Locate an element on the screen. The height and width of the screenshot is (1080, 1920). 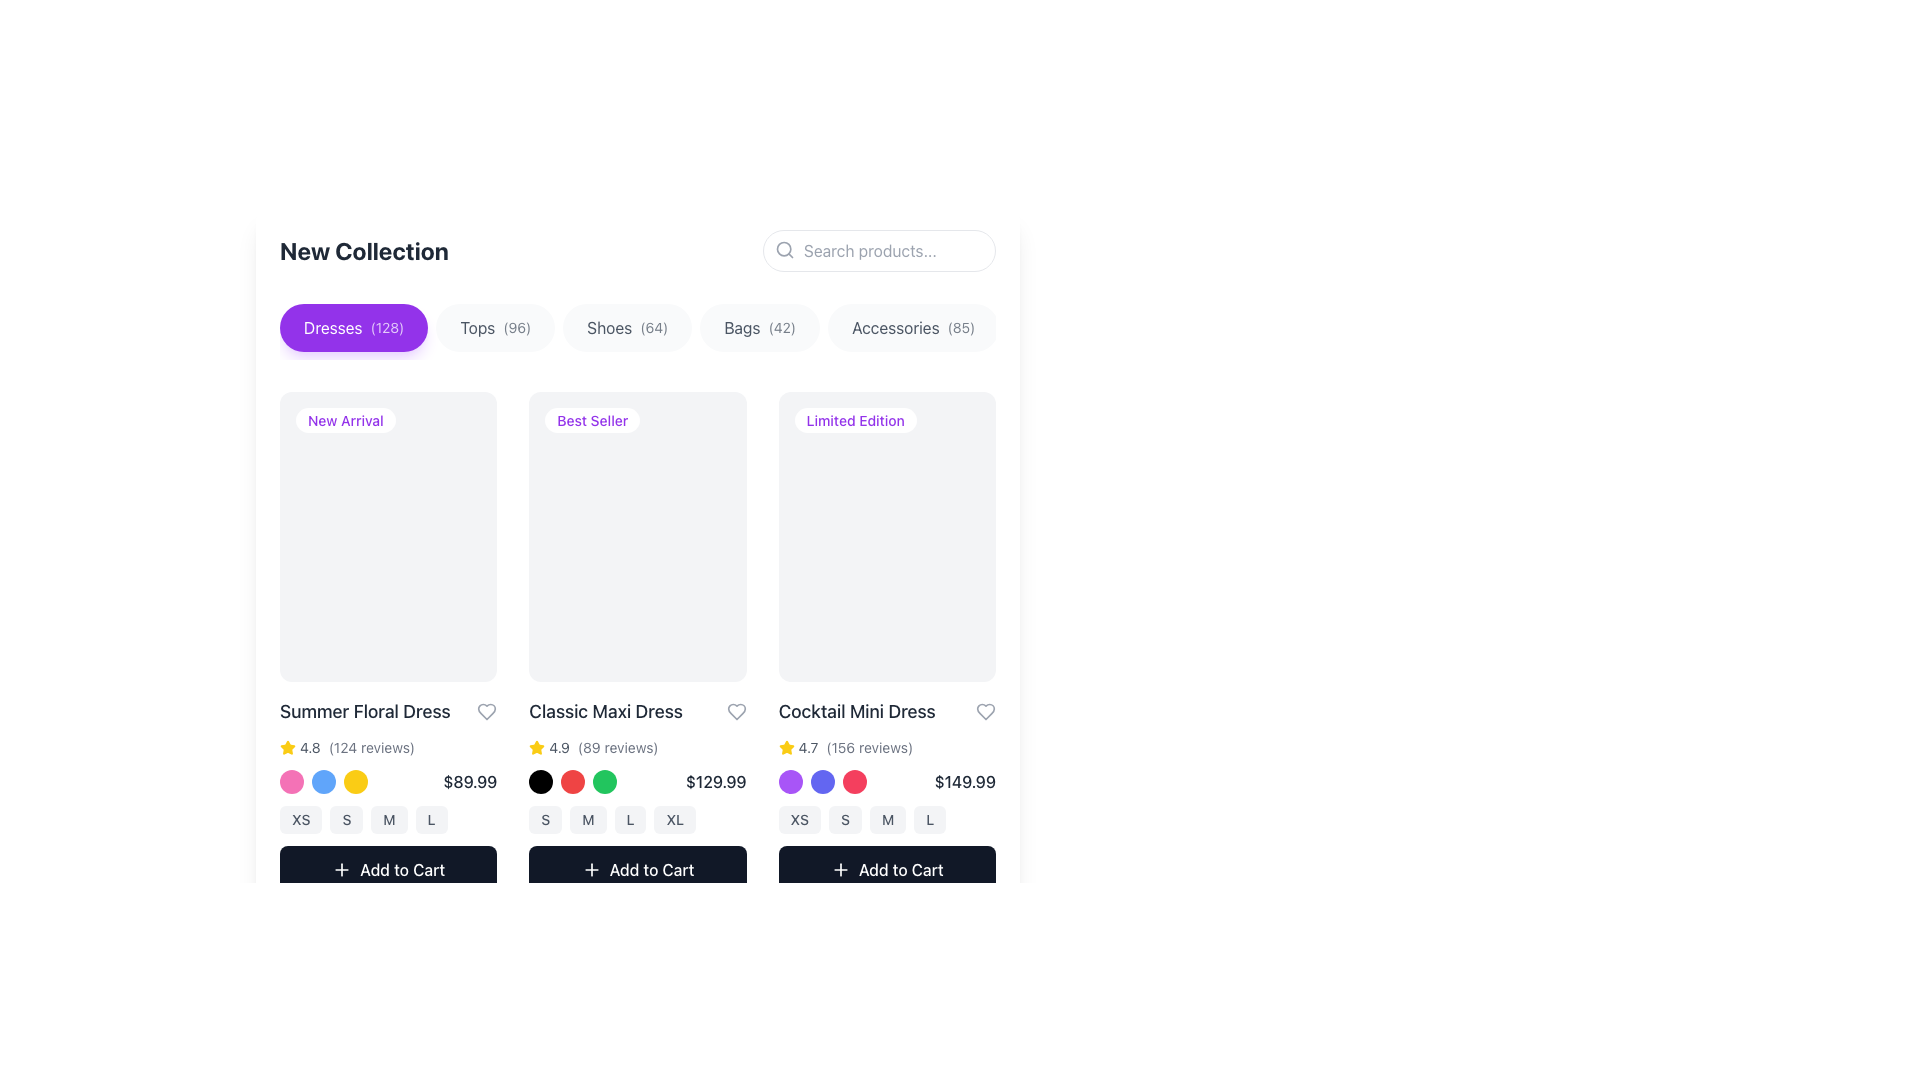
the 'Best Seller' badge located in the top-left corner of the second product card for the 'Classic Maxi Dress' is located at coordinates (591, 419).